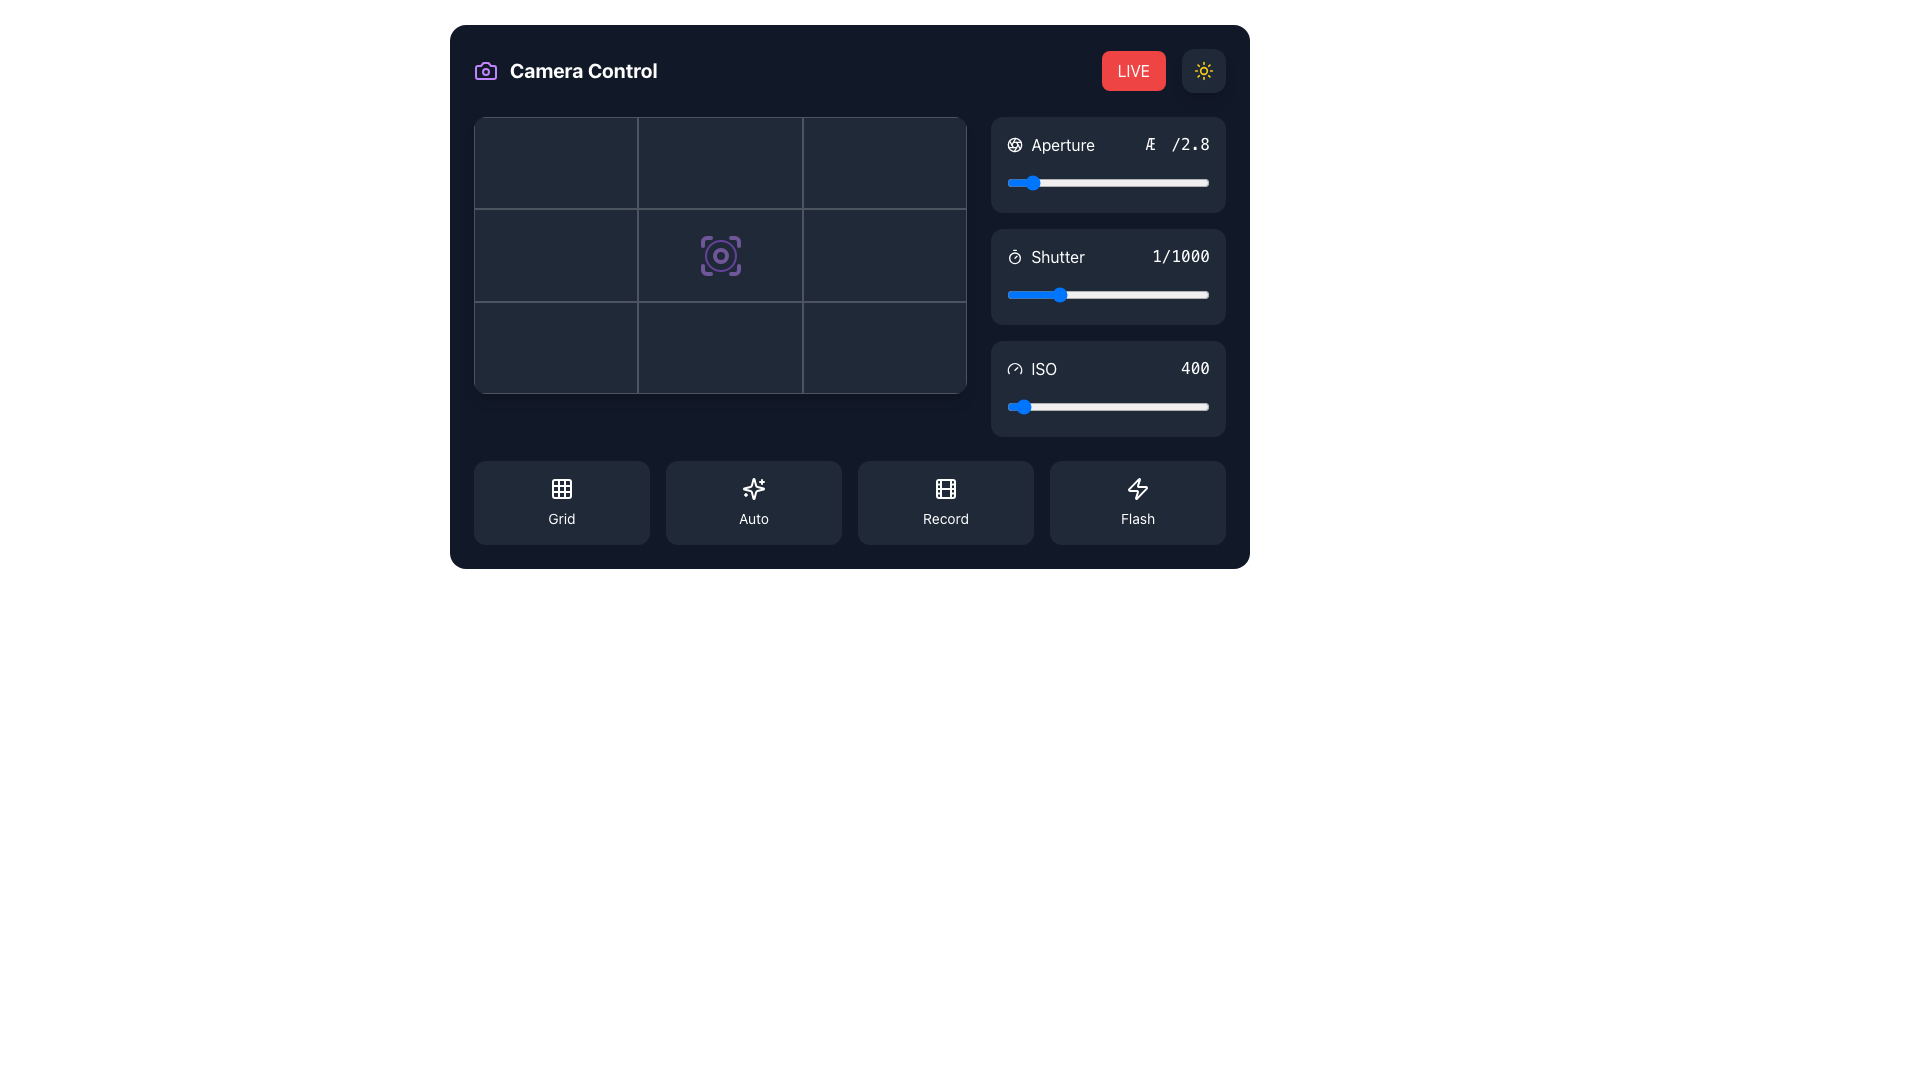 This screenshot has height=1080, width=1920. I want to click on the top-right corner button that indicates live status, so click(1133, 69).